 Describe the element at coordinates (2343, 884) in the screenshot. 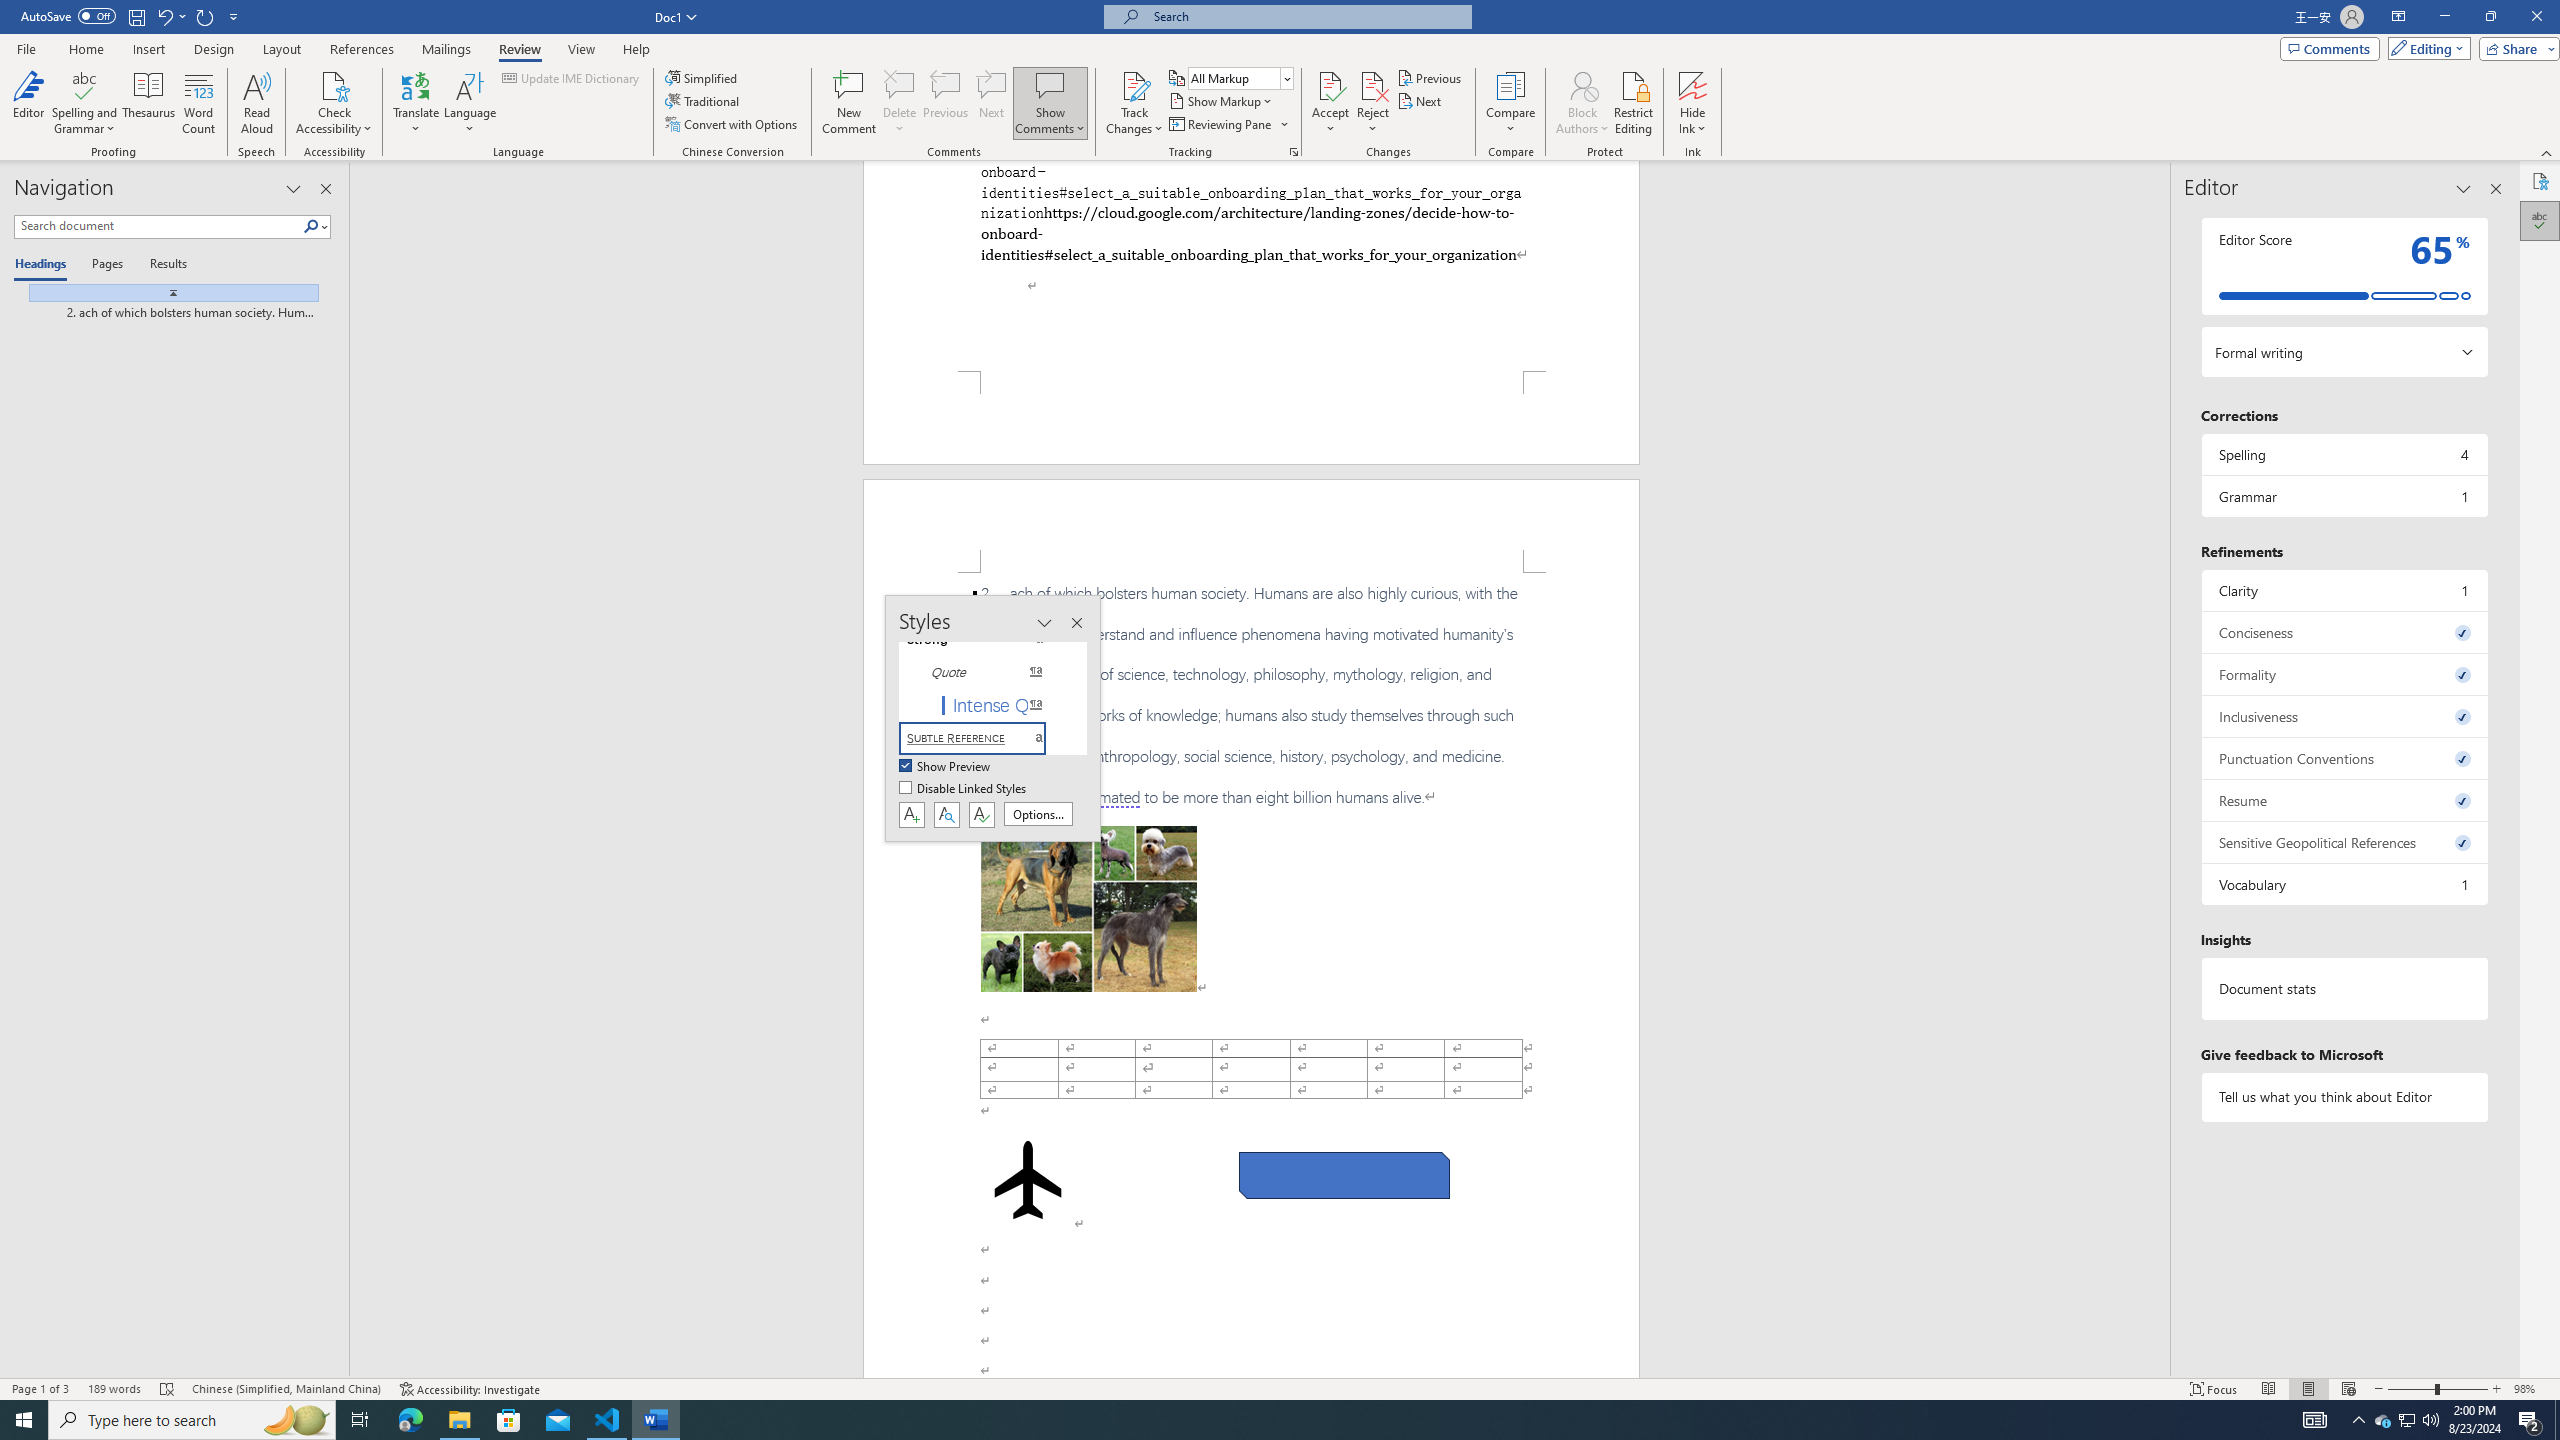

I see `'Vocabulary, 1 issue. Press space or enter to review items.'` at that location.